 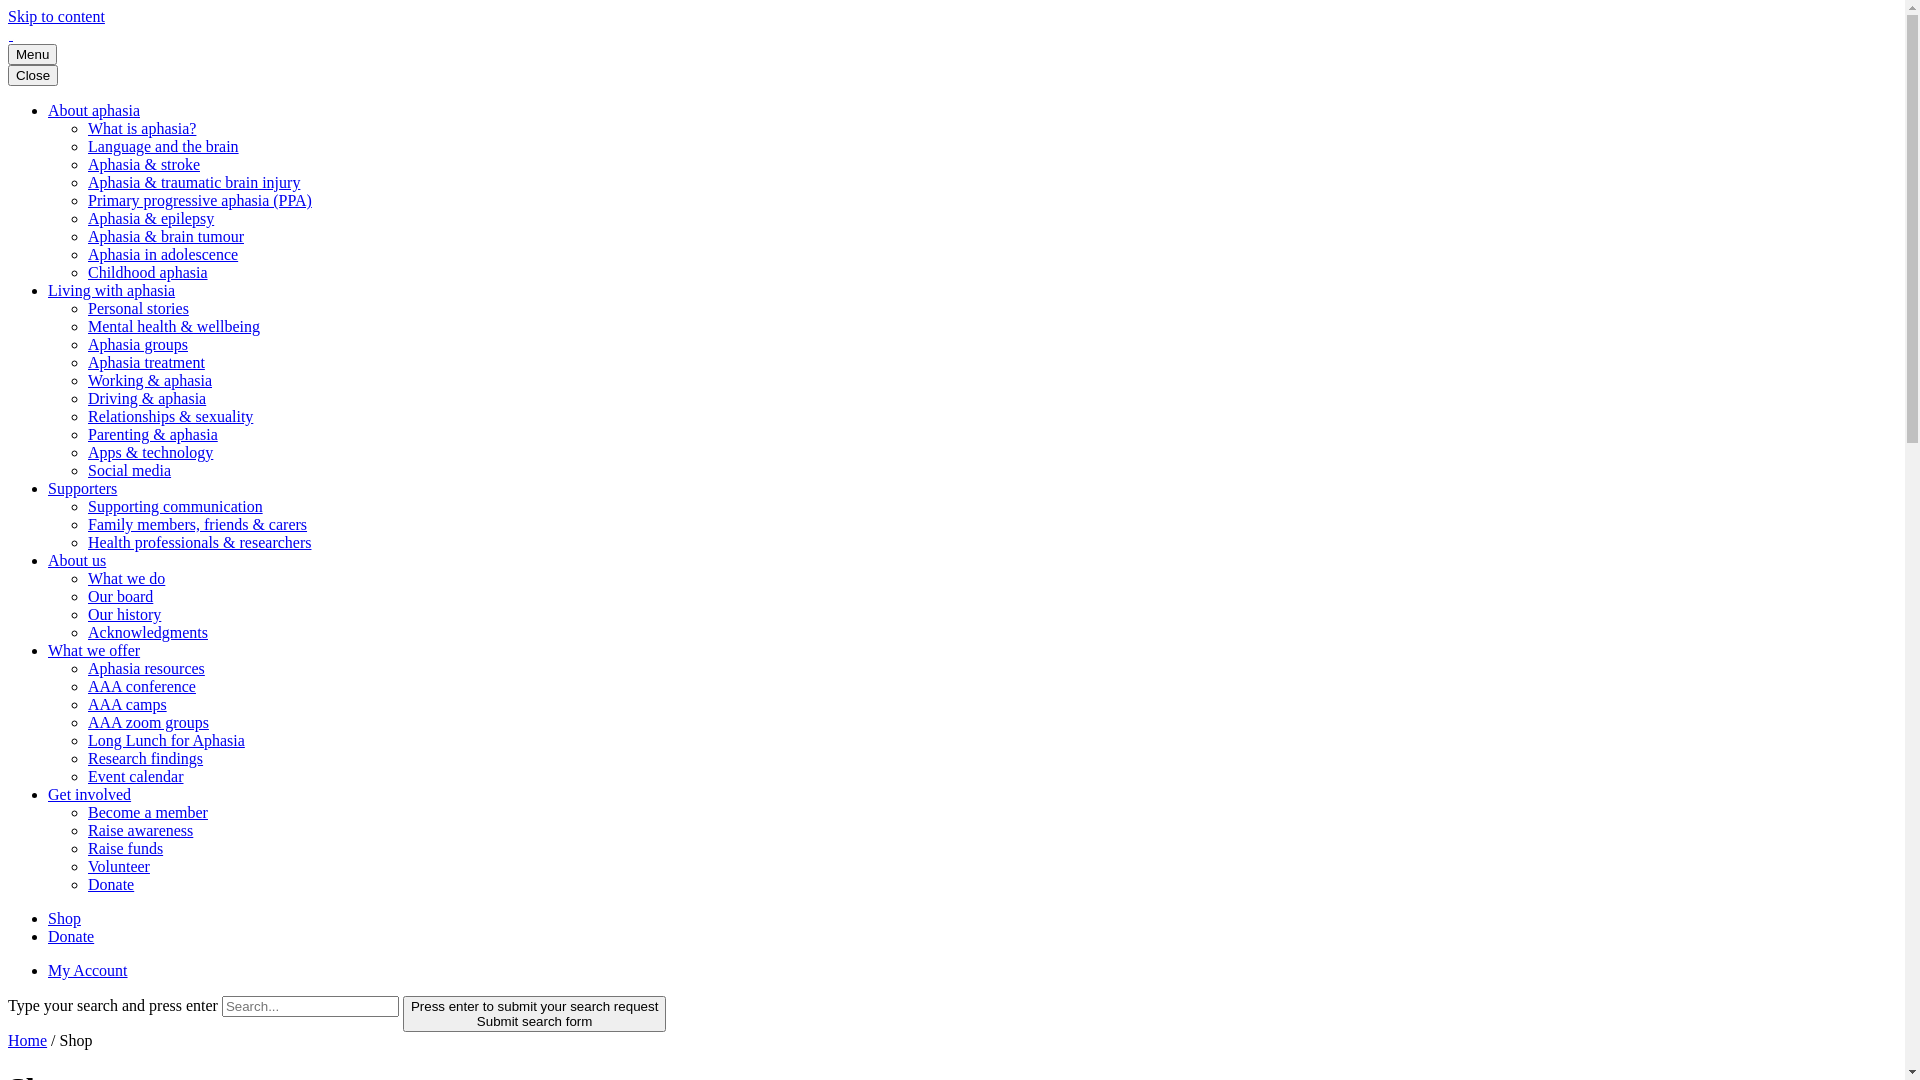 I want to click on 'Language and the brain', so click(x=163, y=145).